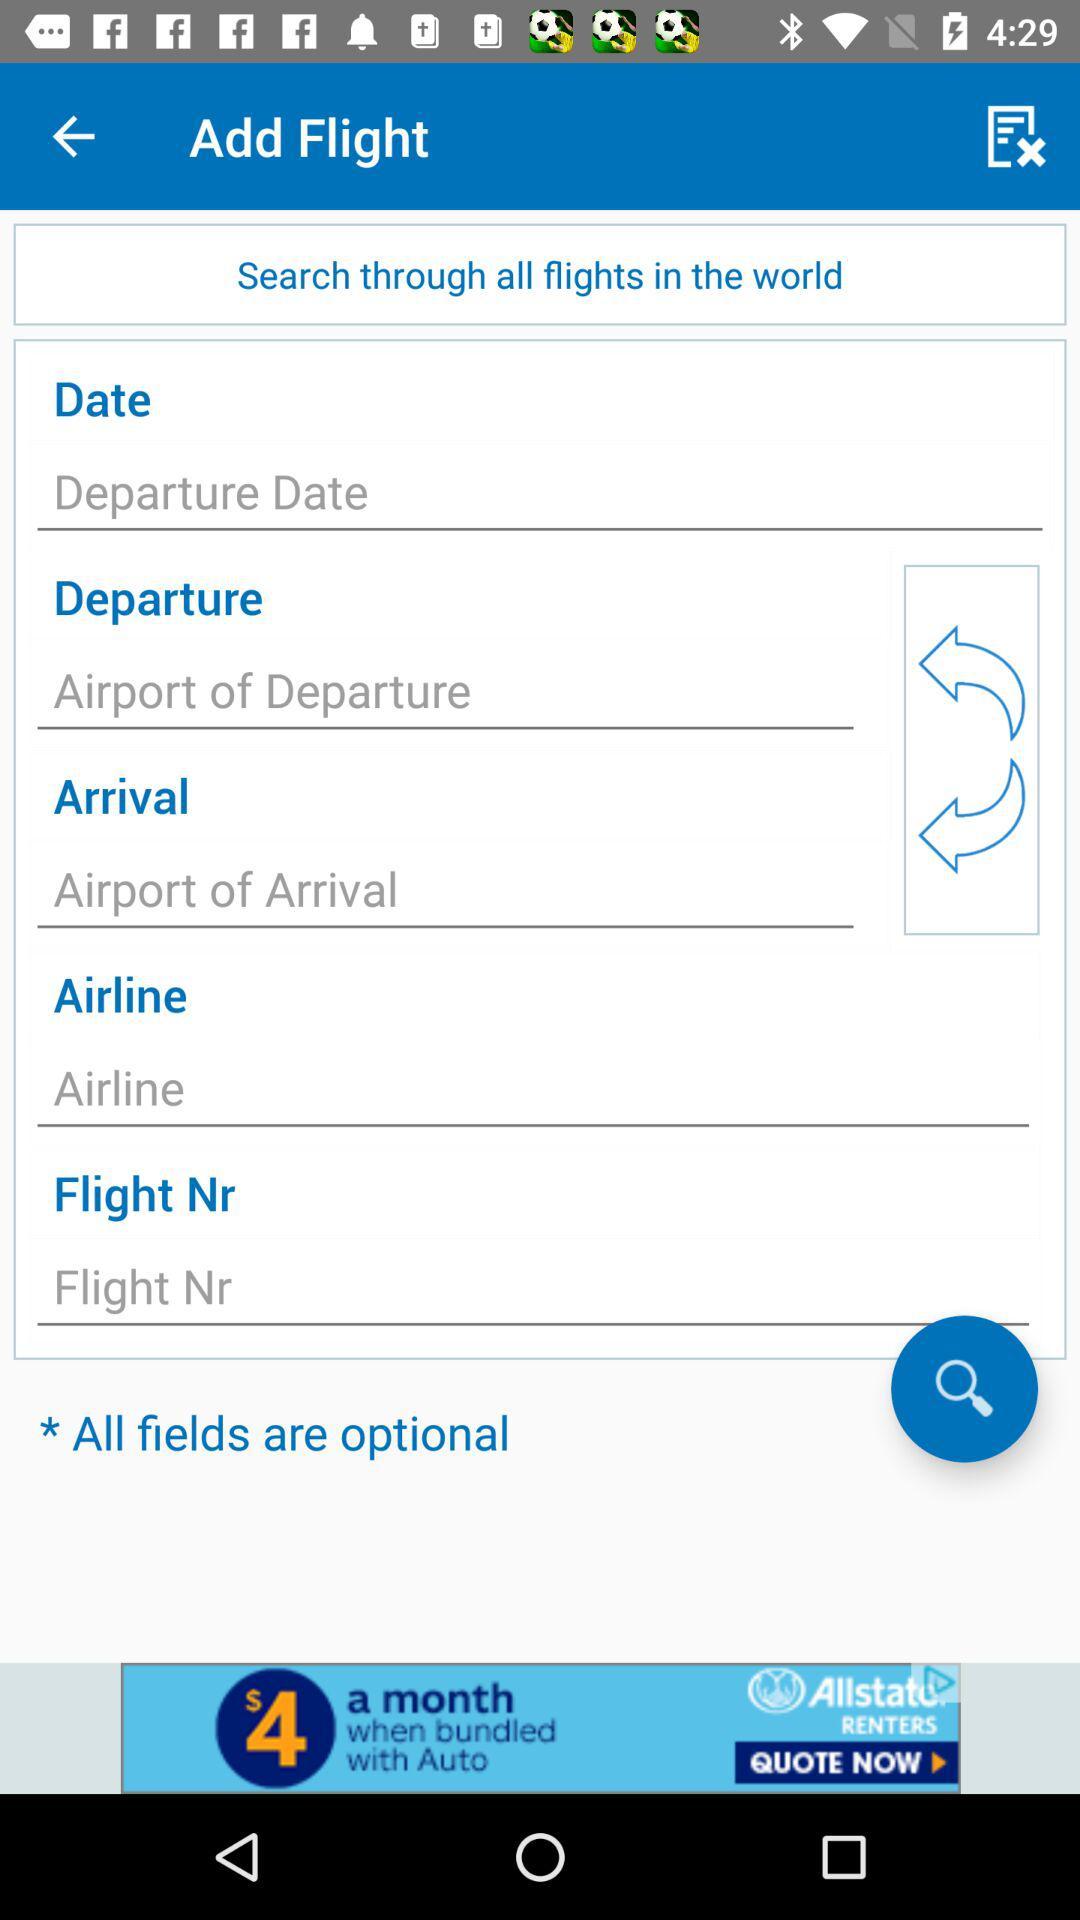  What do you see at coordinates (532, 1092) in the screenshot?
I see `text field` at bounding box center [532, 1092].